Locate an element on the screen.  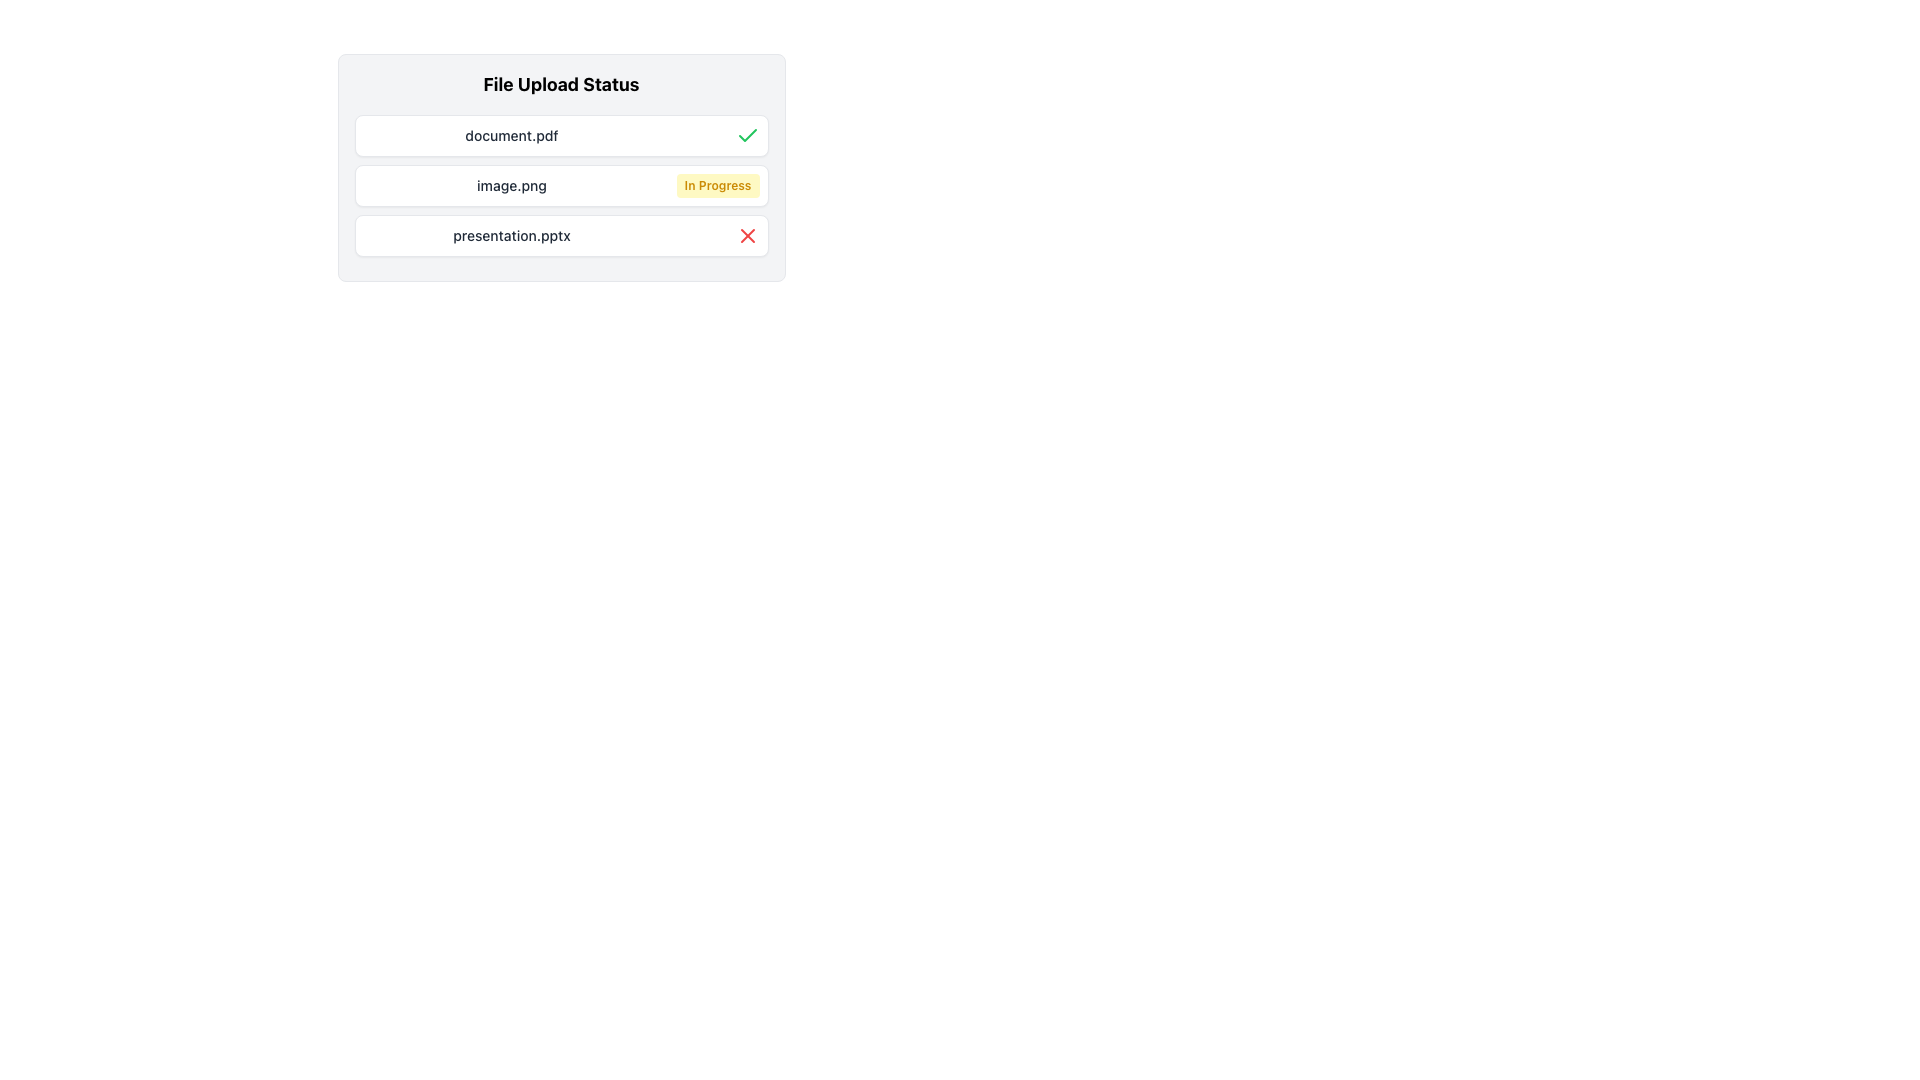
the third list item indicating an error status for the file upload named 'presentation.pptx' under the 'File Upload Status' header is located at coordinates (560, 234).